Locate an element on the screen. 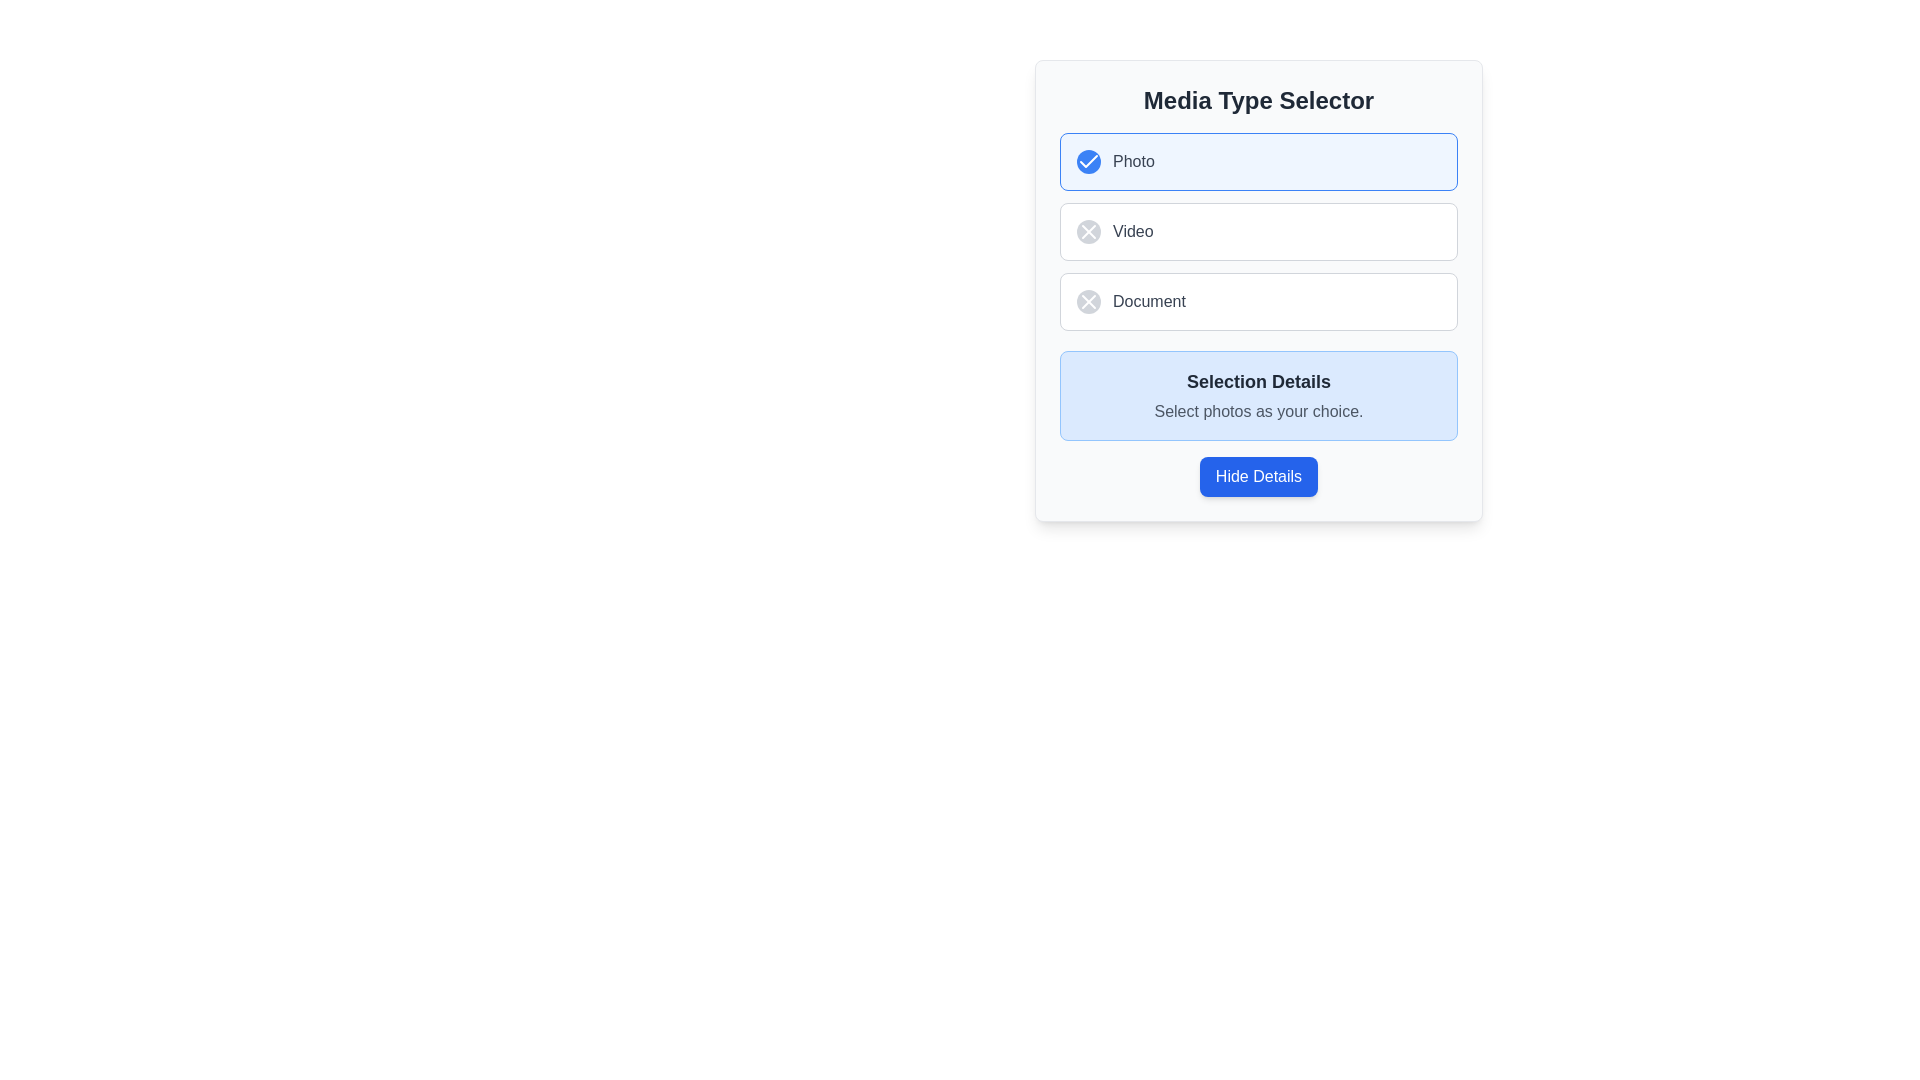 The width and height of the screenshot is (1920, 1080). the 'Document' text label which is styled in a medium-weight gray font and is the third option in the 'Media Type Selector' section is located at coordinates (1149, 301).